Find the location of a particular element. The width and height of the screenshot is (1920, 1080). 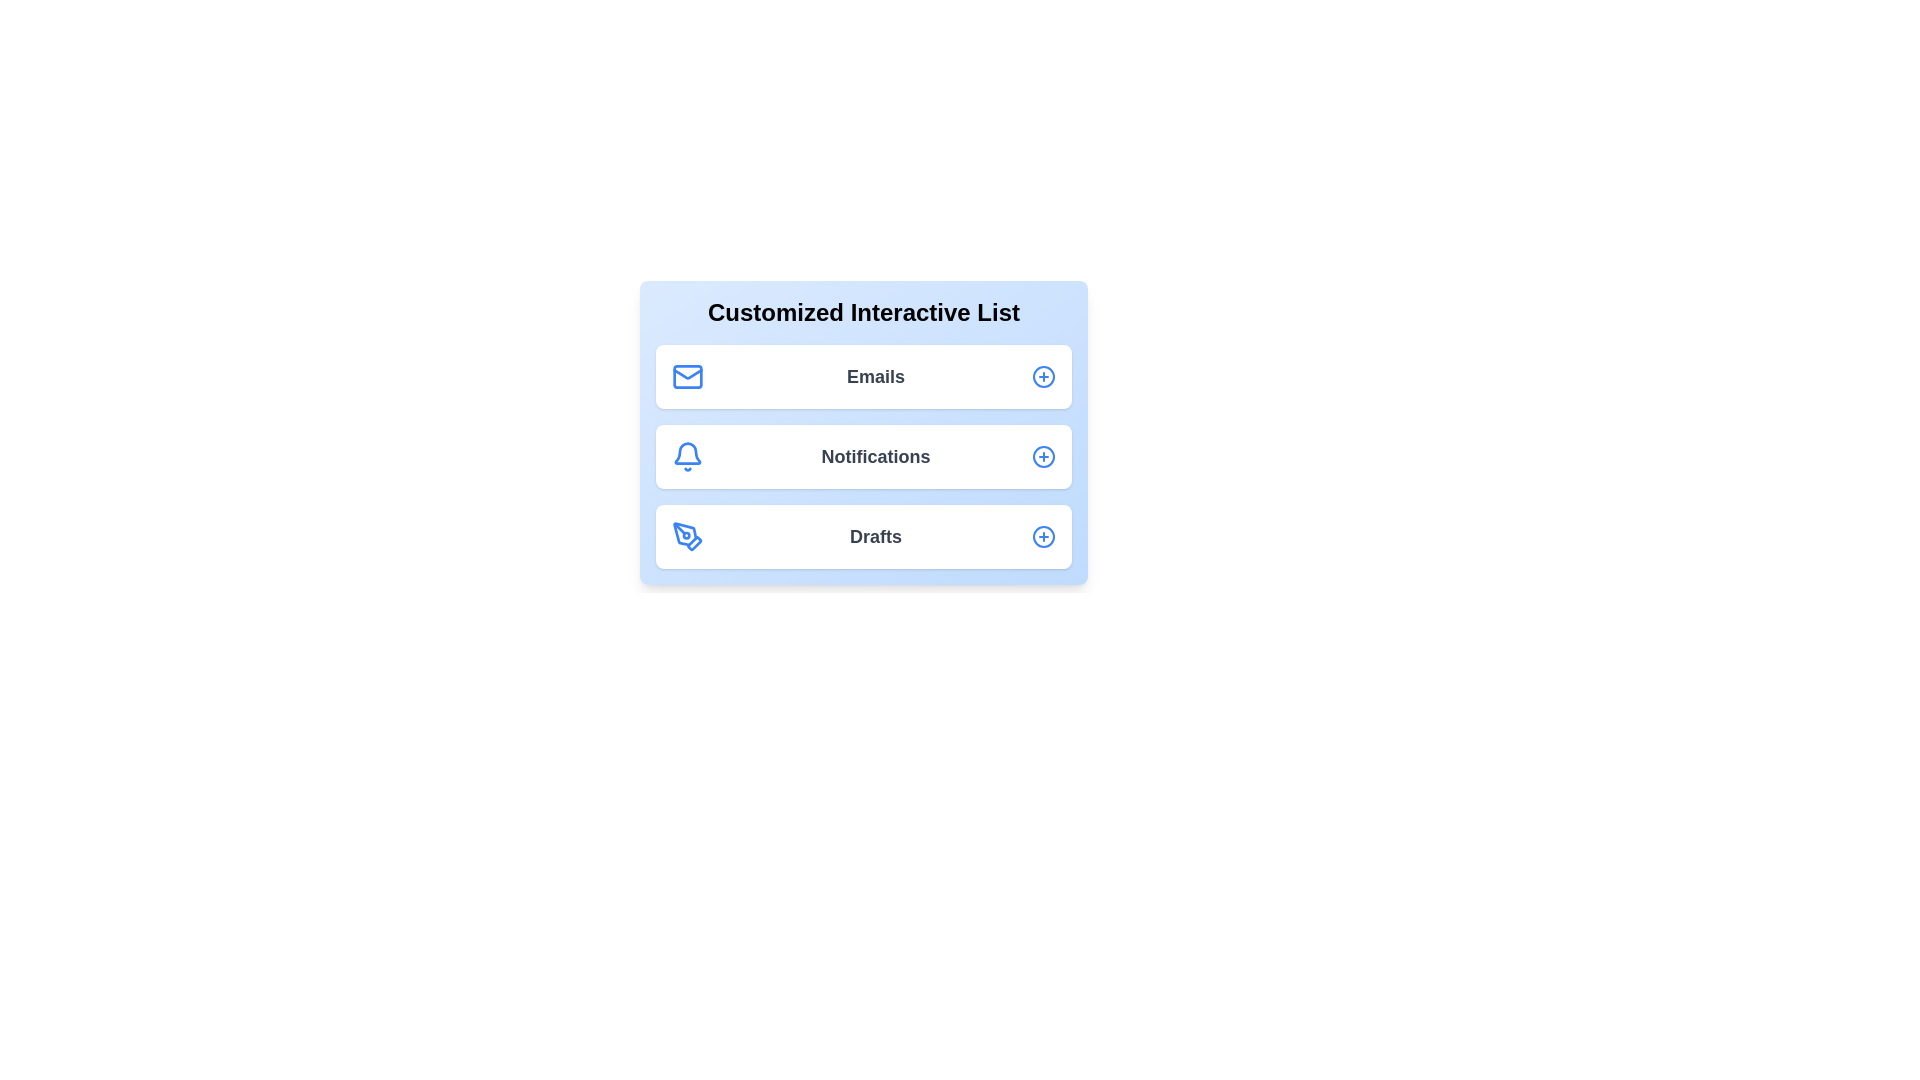

the expand/collapse button for the Drafts list item is located at coordinates (1042, 535).